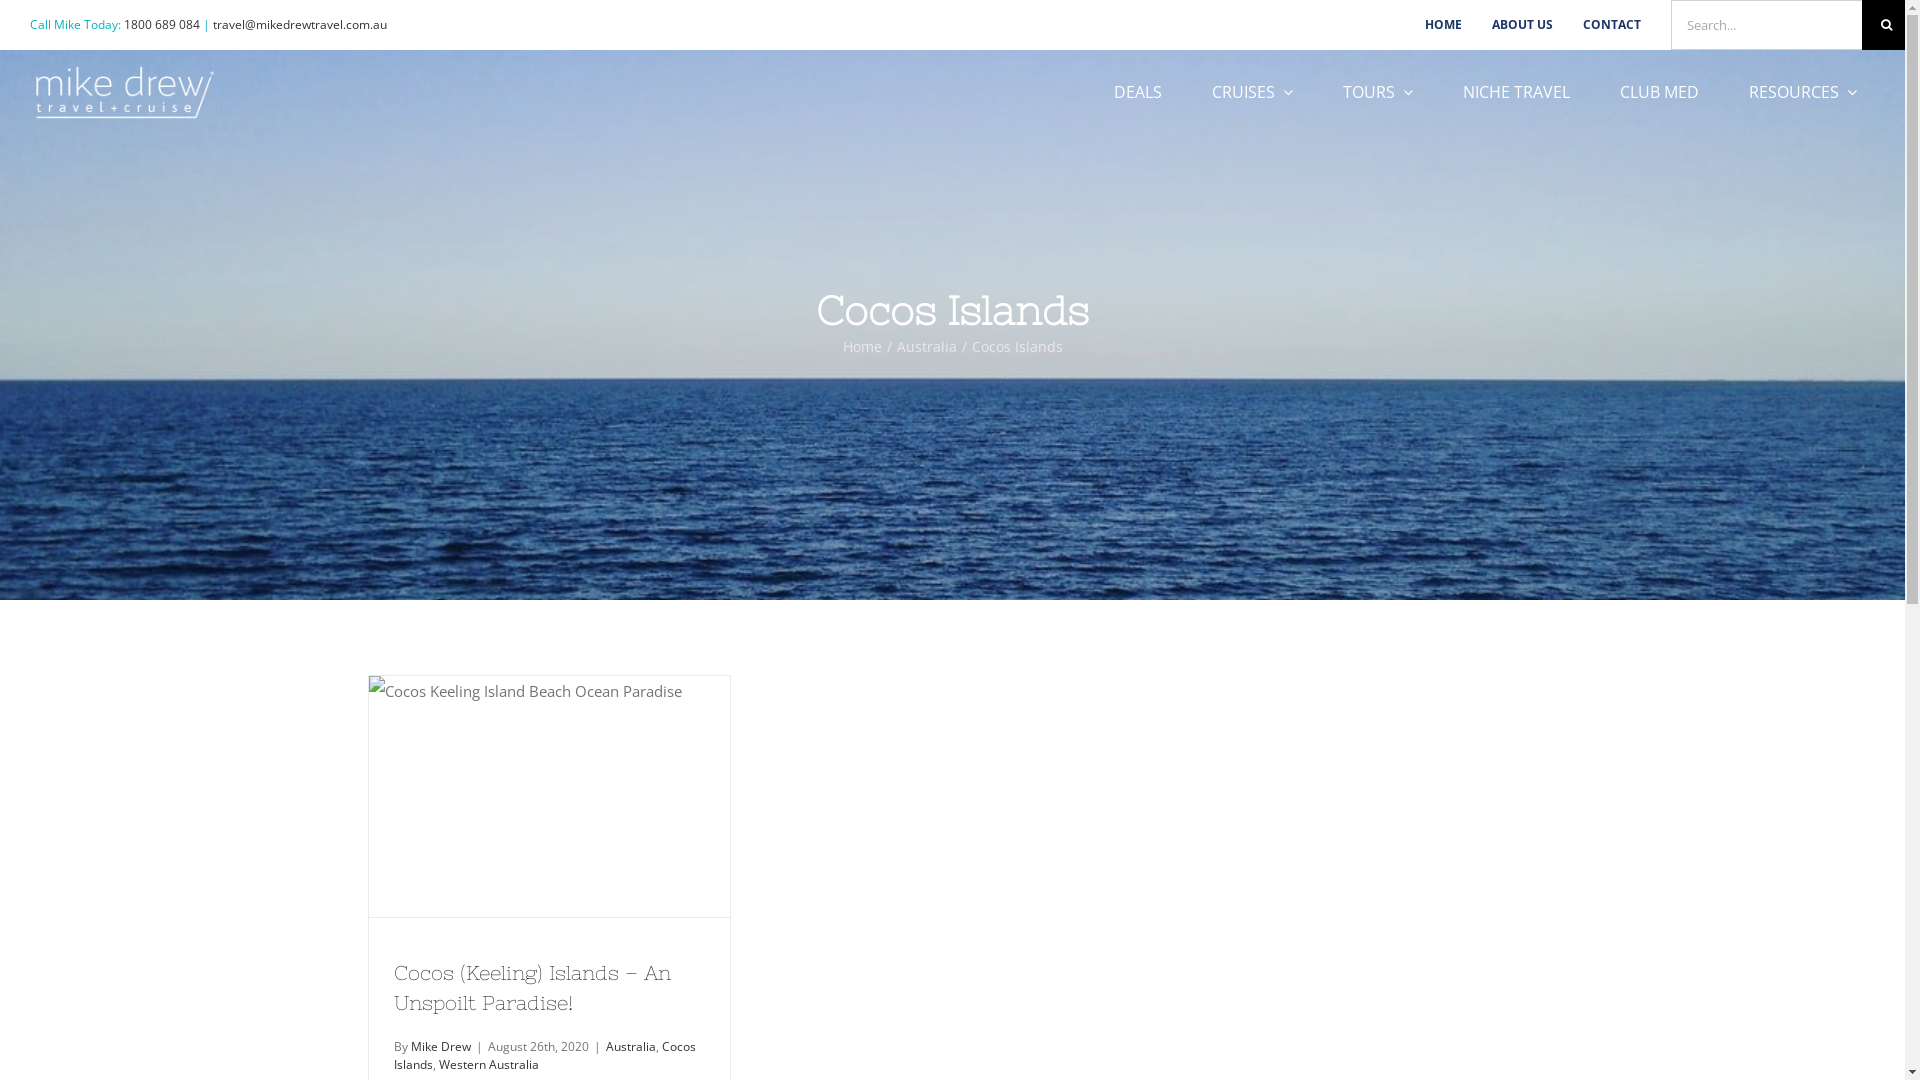 This screenshot has height=1080, width=1920. Describe the element at coordinates (1521, 24) in the screenshot. I see `'ABOUT US'` at that location.